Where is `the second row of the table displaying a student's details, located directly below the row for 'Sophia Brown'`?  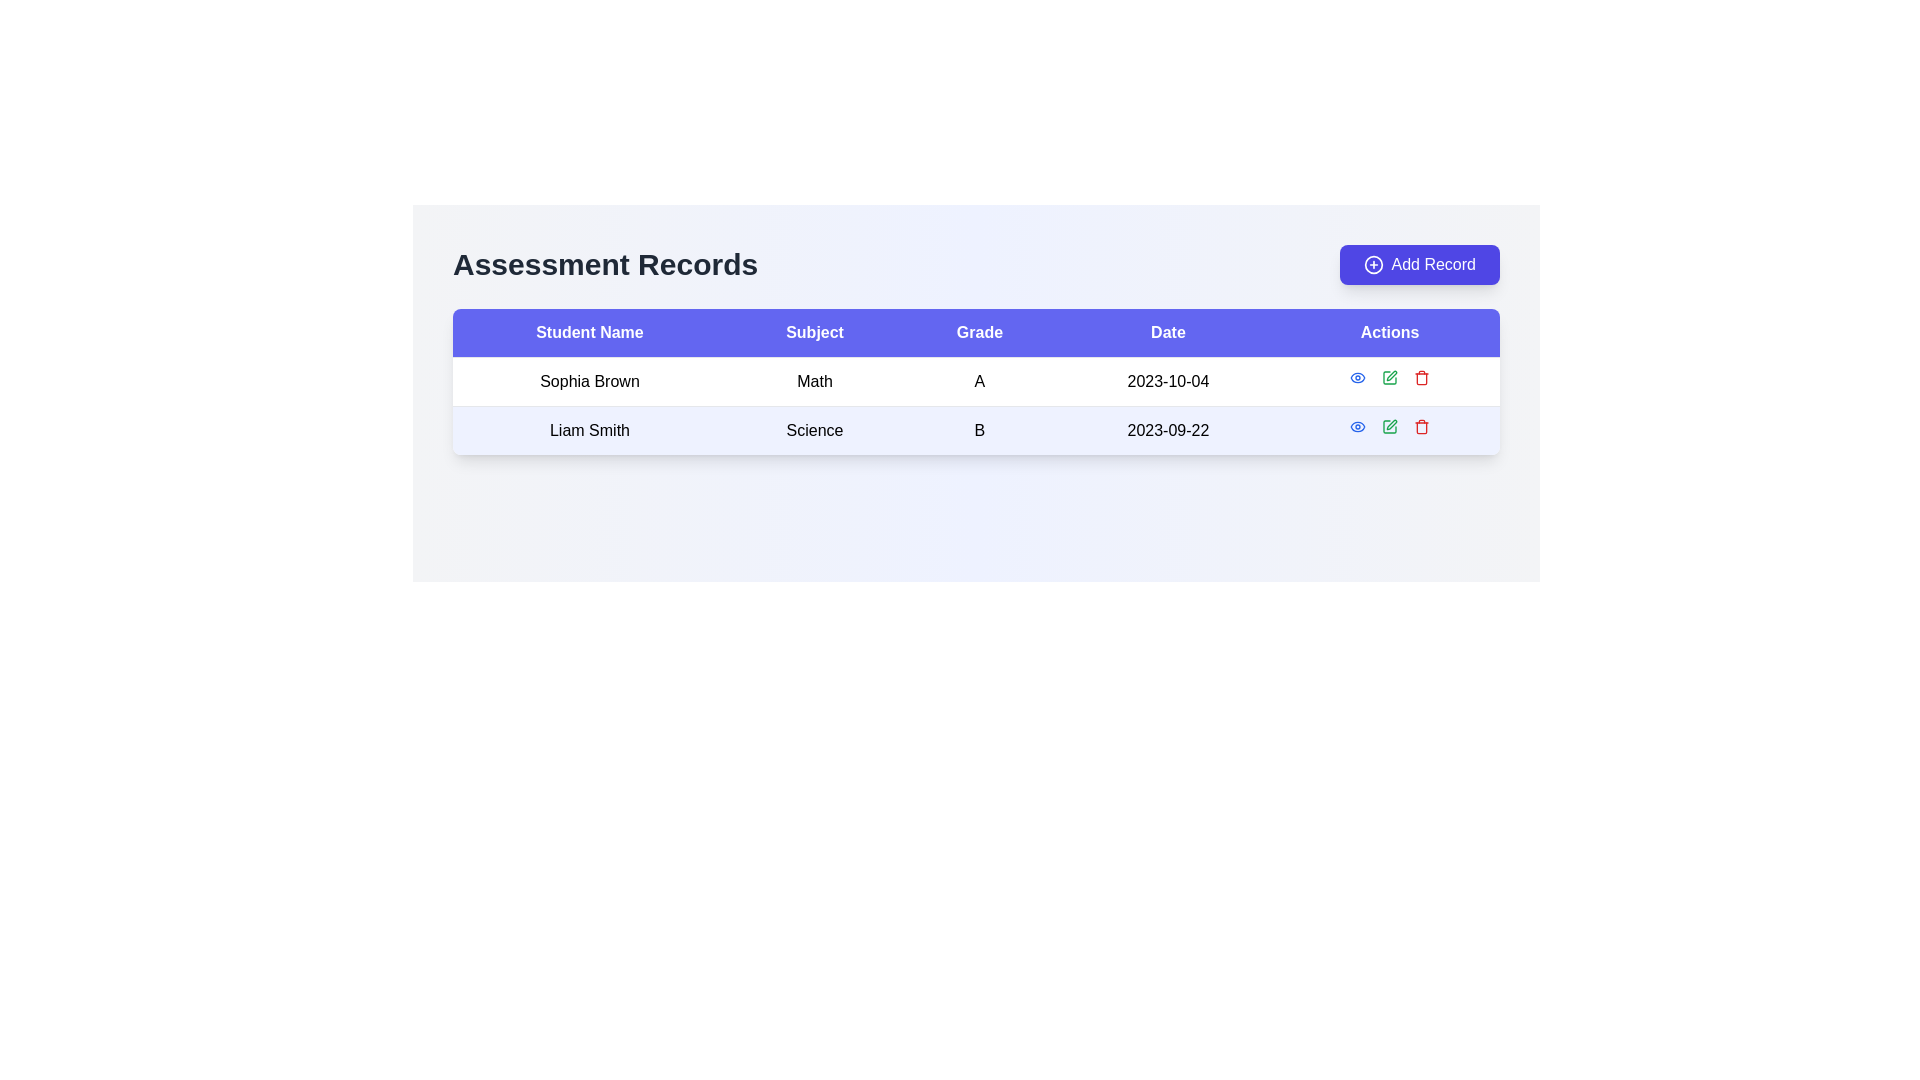
the second row of the table displaying a student's details, located directly below the row for 'Sophia Brown' is located at coordinates (976, 429).